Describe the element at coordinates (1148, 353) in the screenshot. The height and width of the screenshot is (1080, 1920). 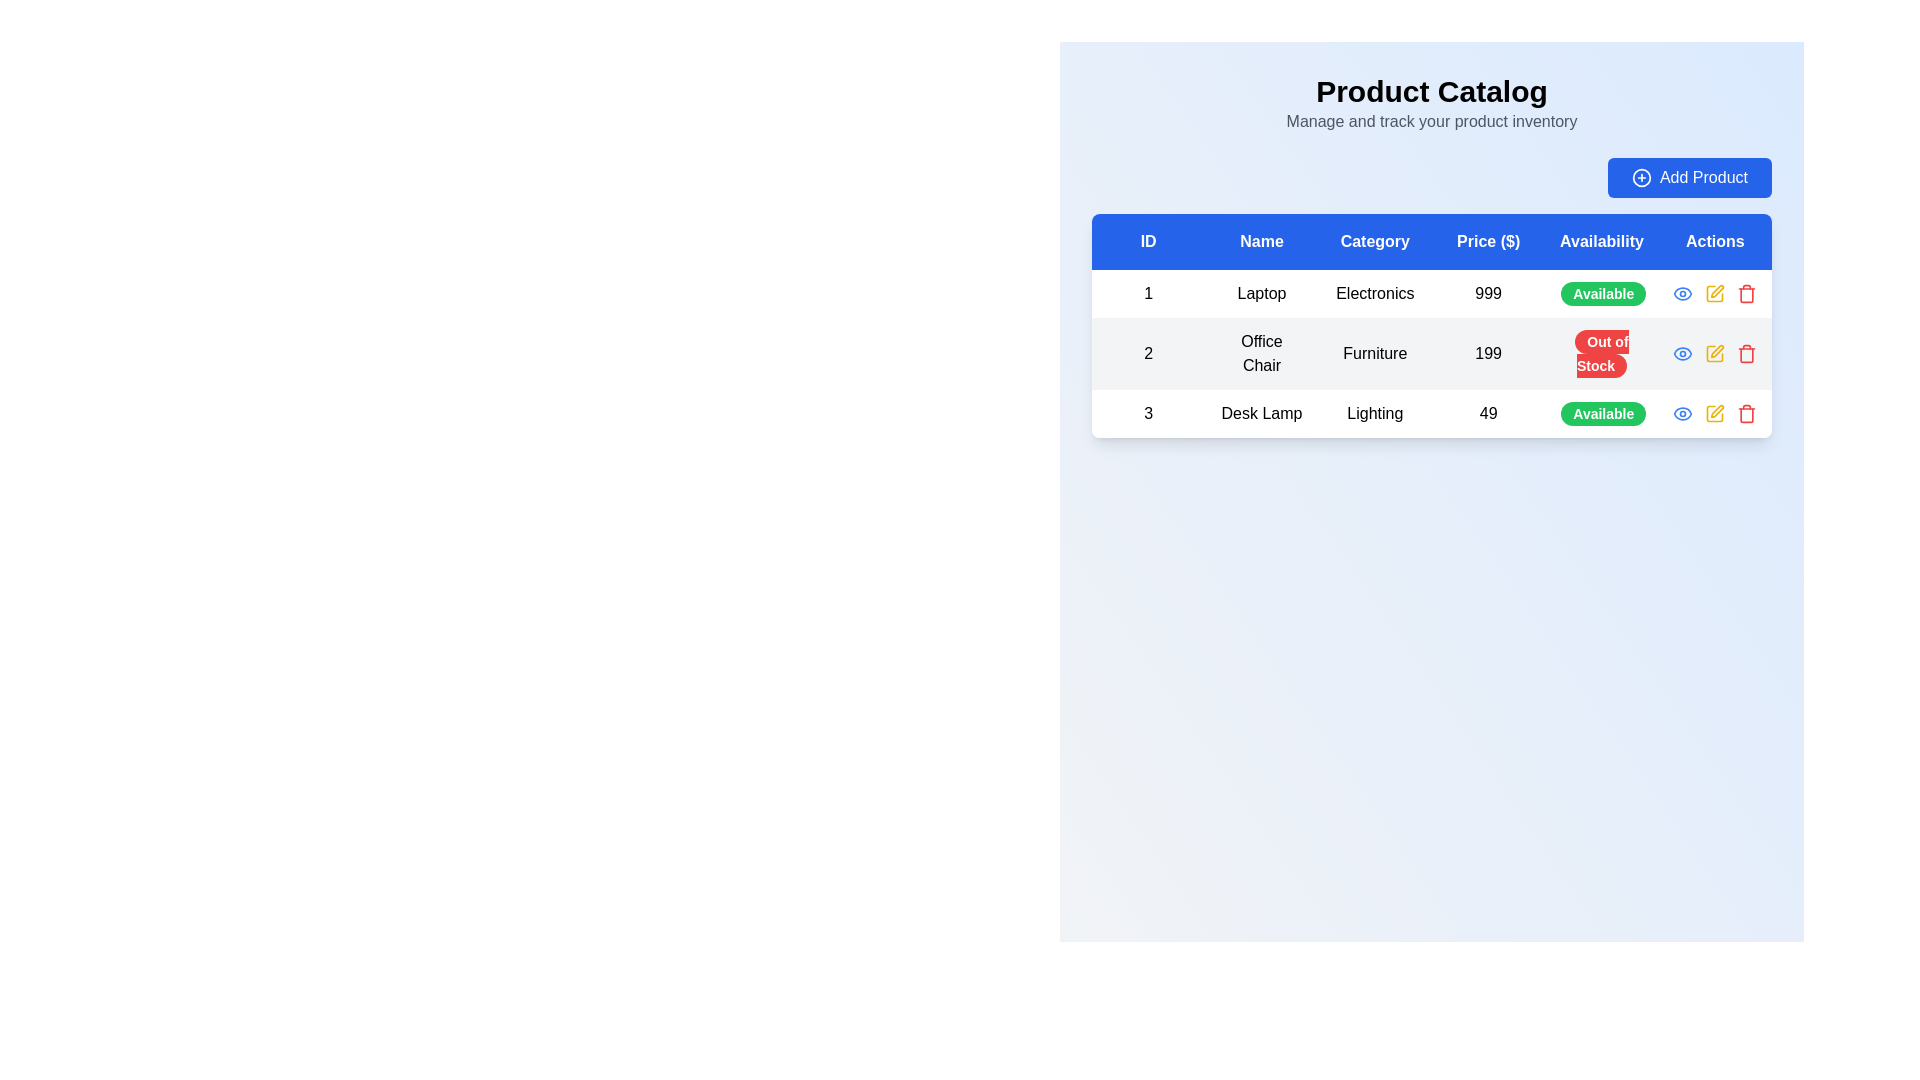
I see `displayed text from the Table Cell element showing the number '2', which is centrally aligned in the first column under the 'ID' header` at that location.